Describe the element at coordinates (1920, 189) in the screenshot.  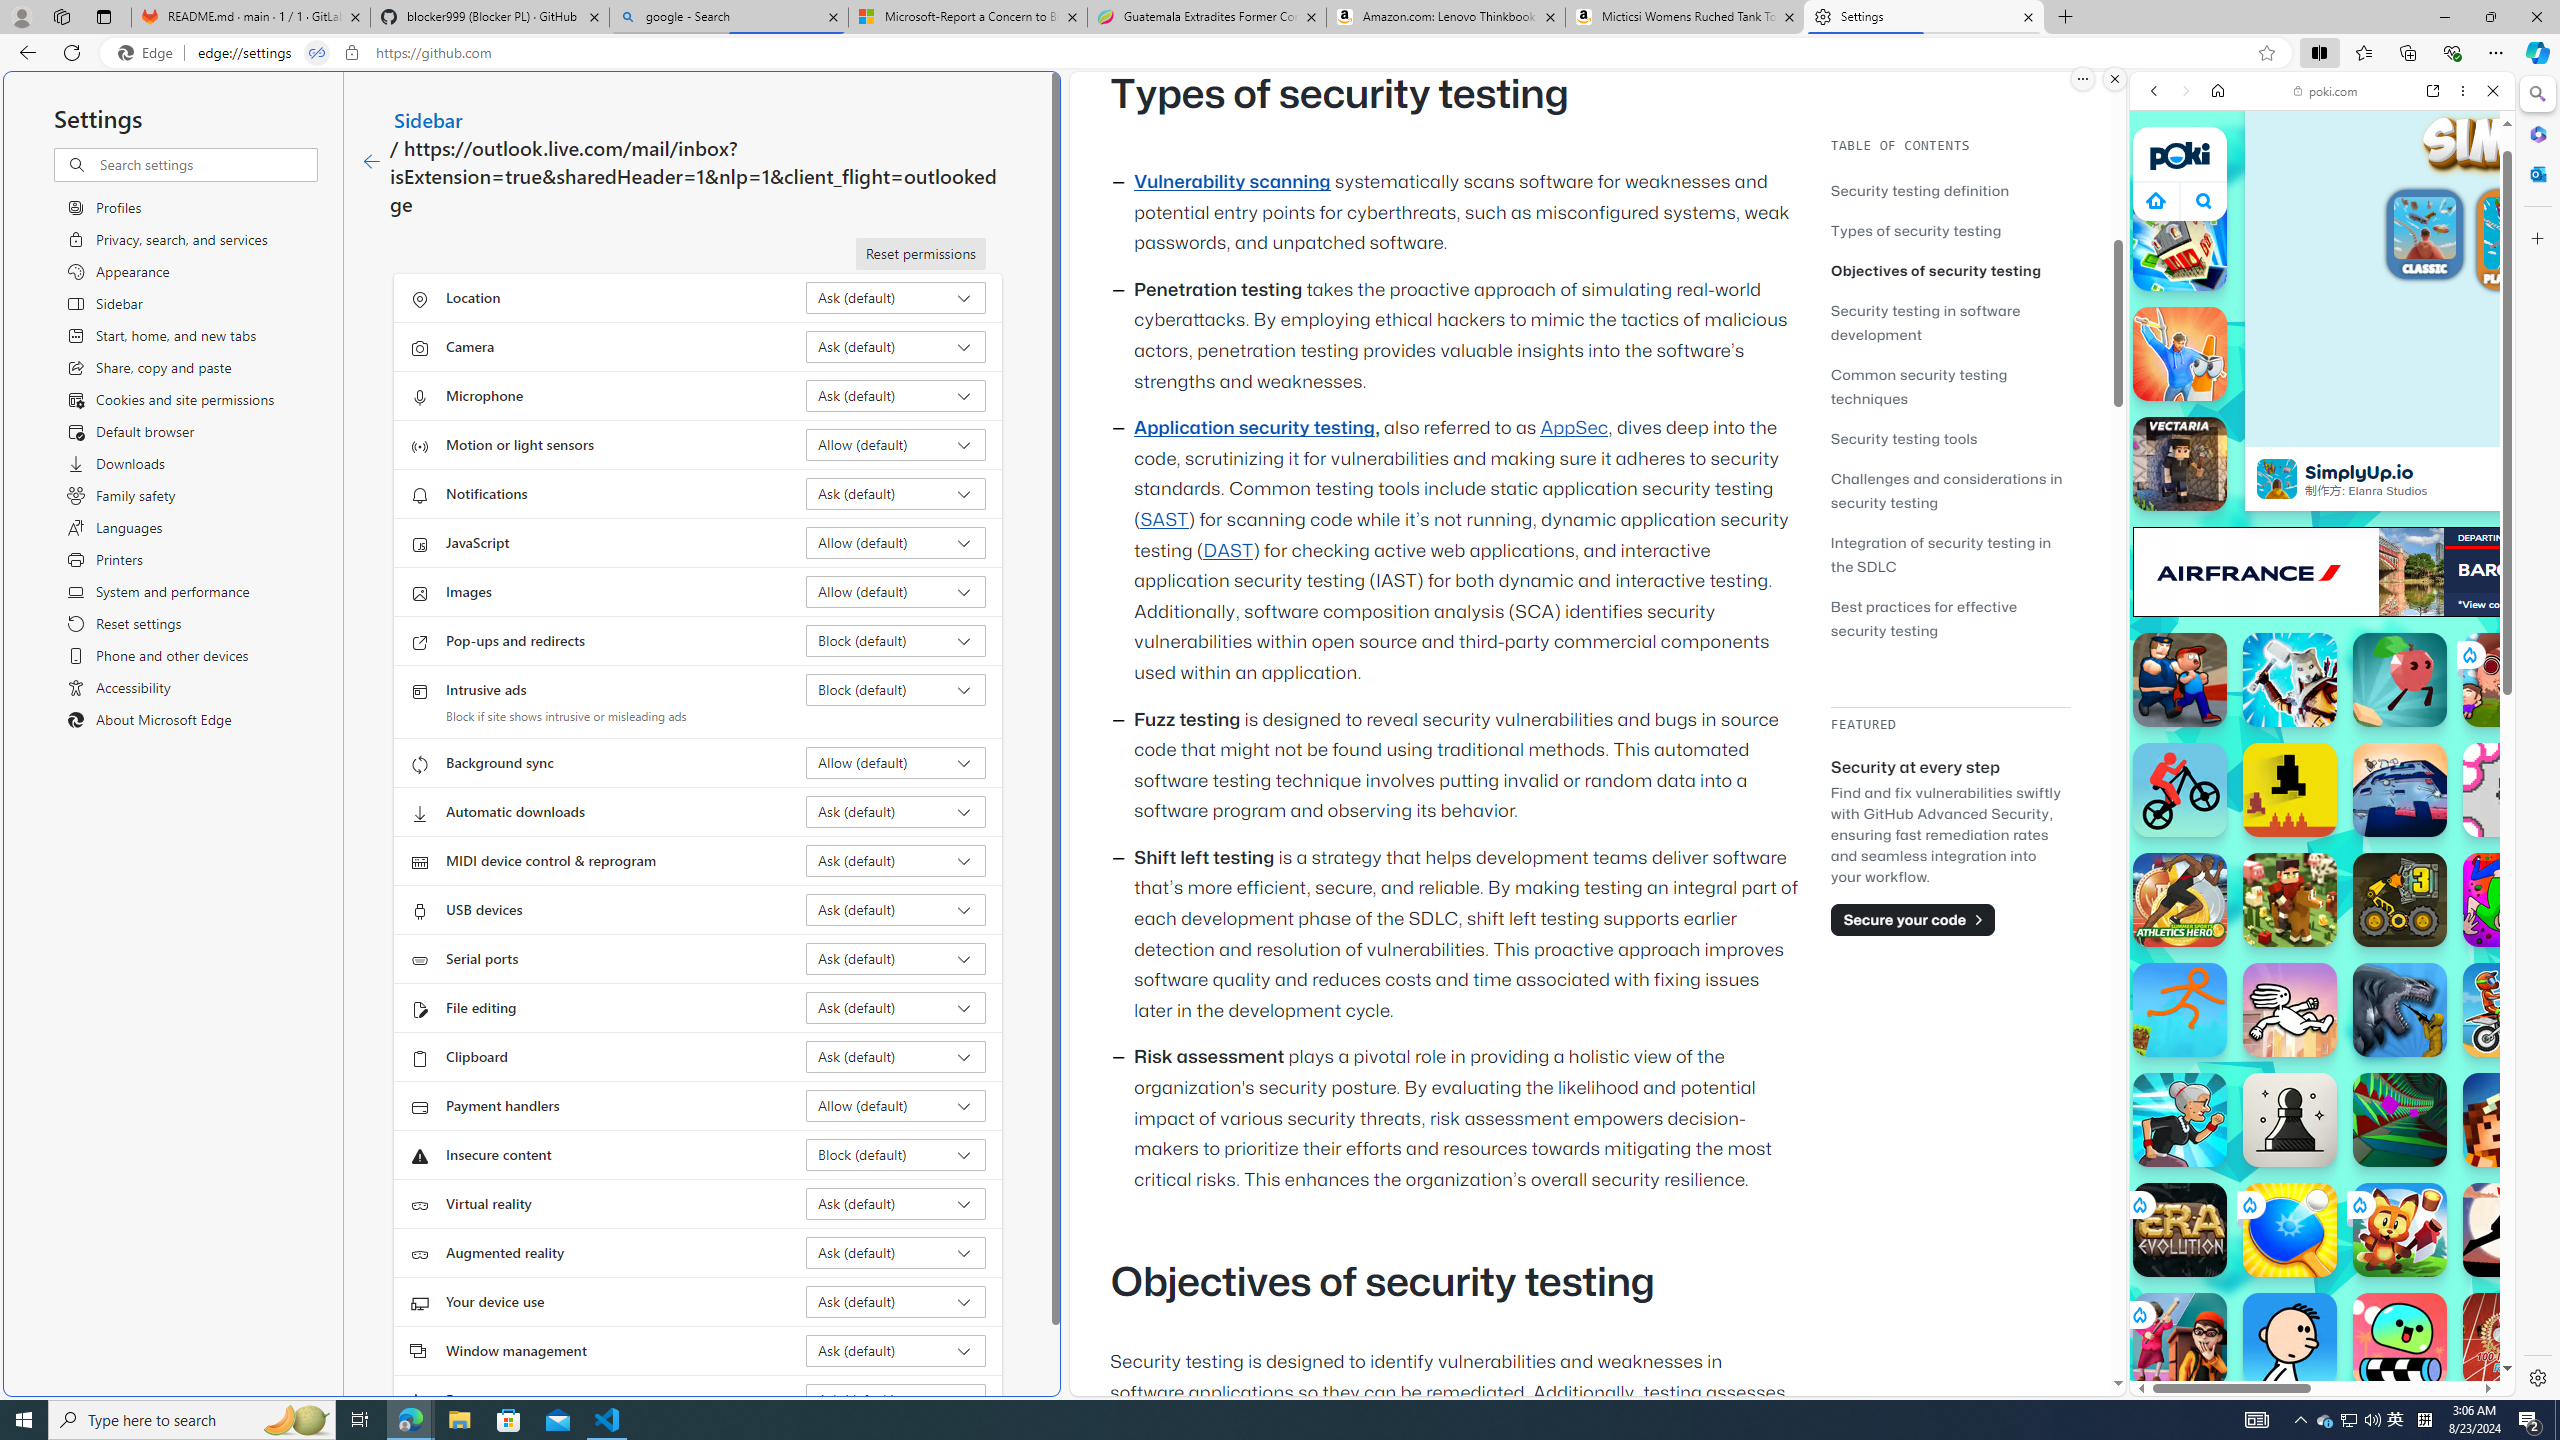
I see `'Security testing definition'` at that location.